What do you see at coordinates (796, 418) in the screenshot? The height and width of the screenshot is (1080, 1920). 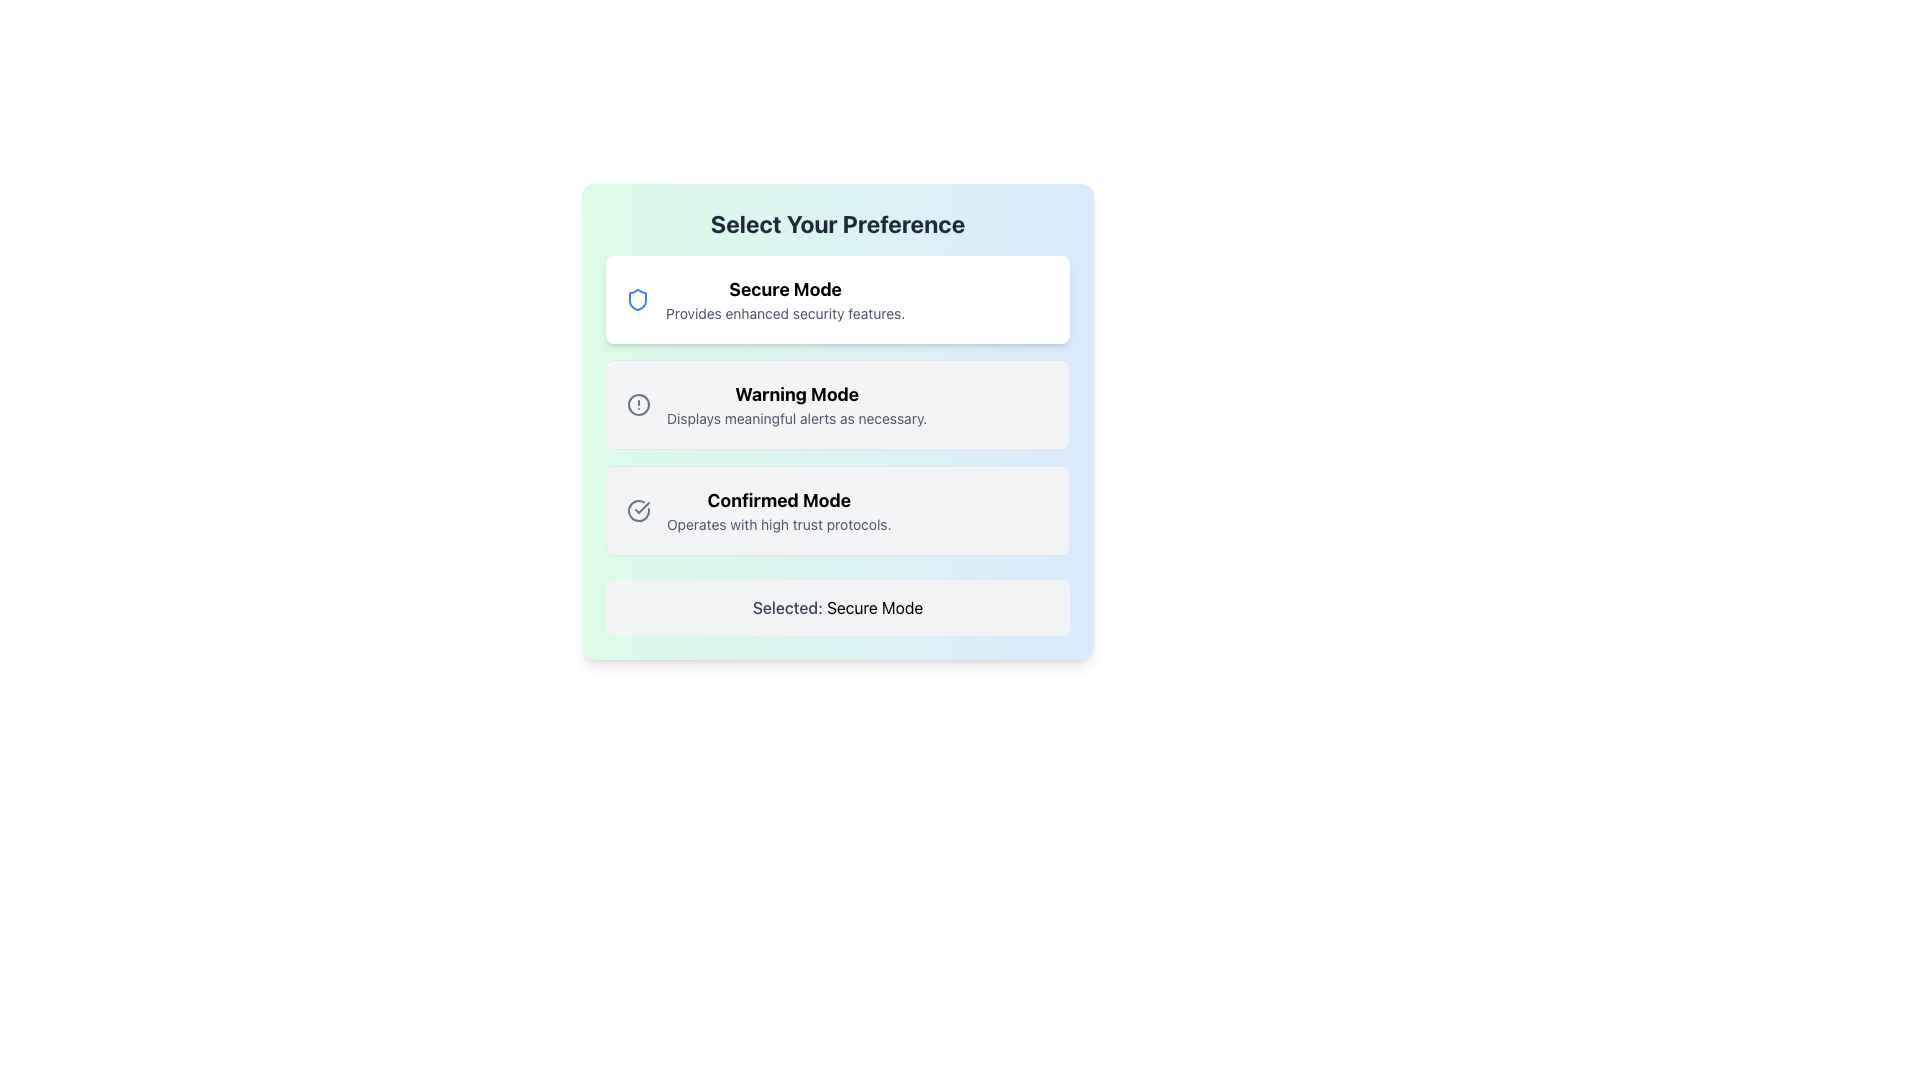 I see `the text label providing additional information regarding the 'Warning Mode' option, which is the second line of text within the 'Warning Mode' section` at bounding box center [796, 418].